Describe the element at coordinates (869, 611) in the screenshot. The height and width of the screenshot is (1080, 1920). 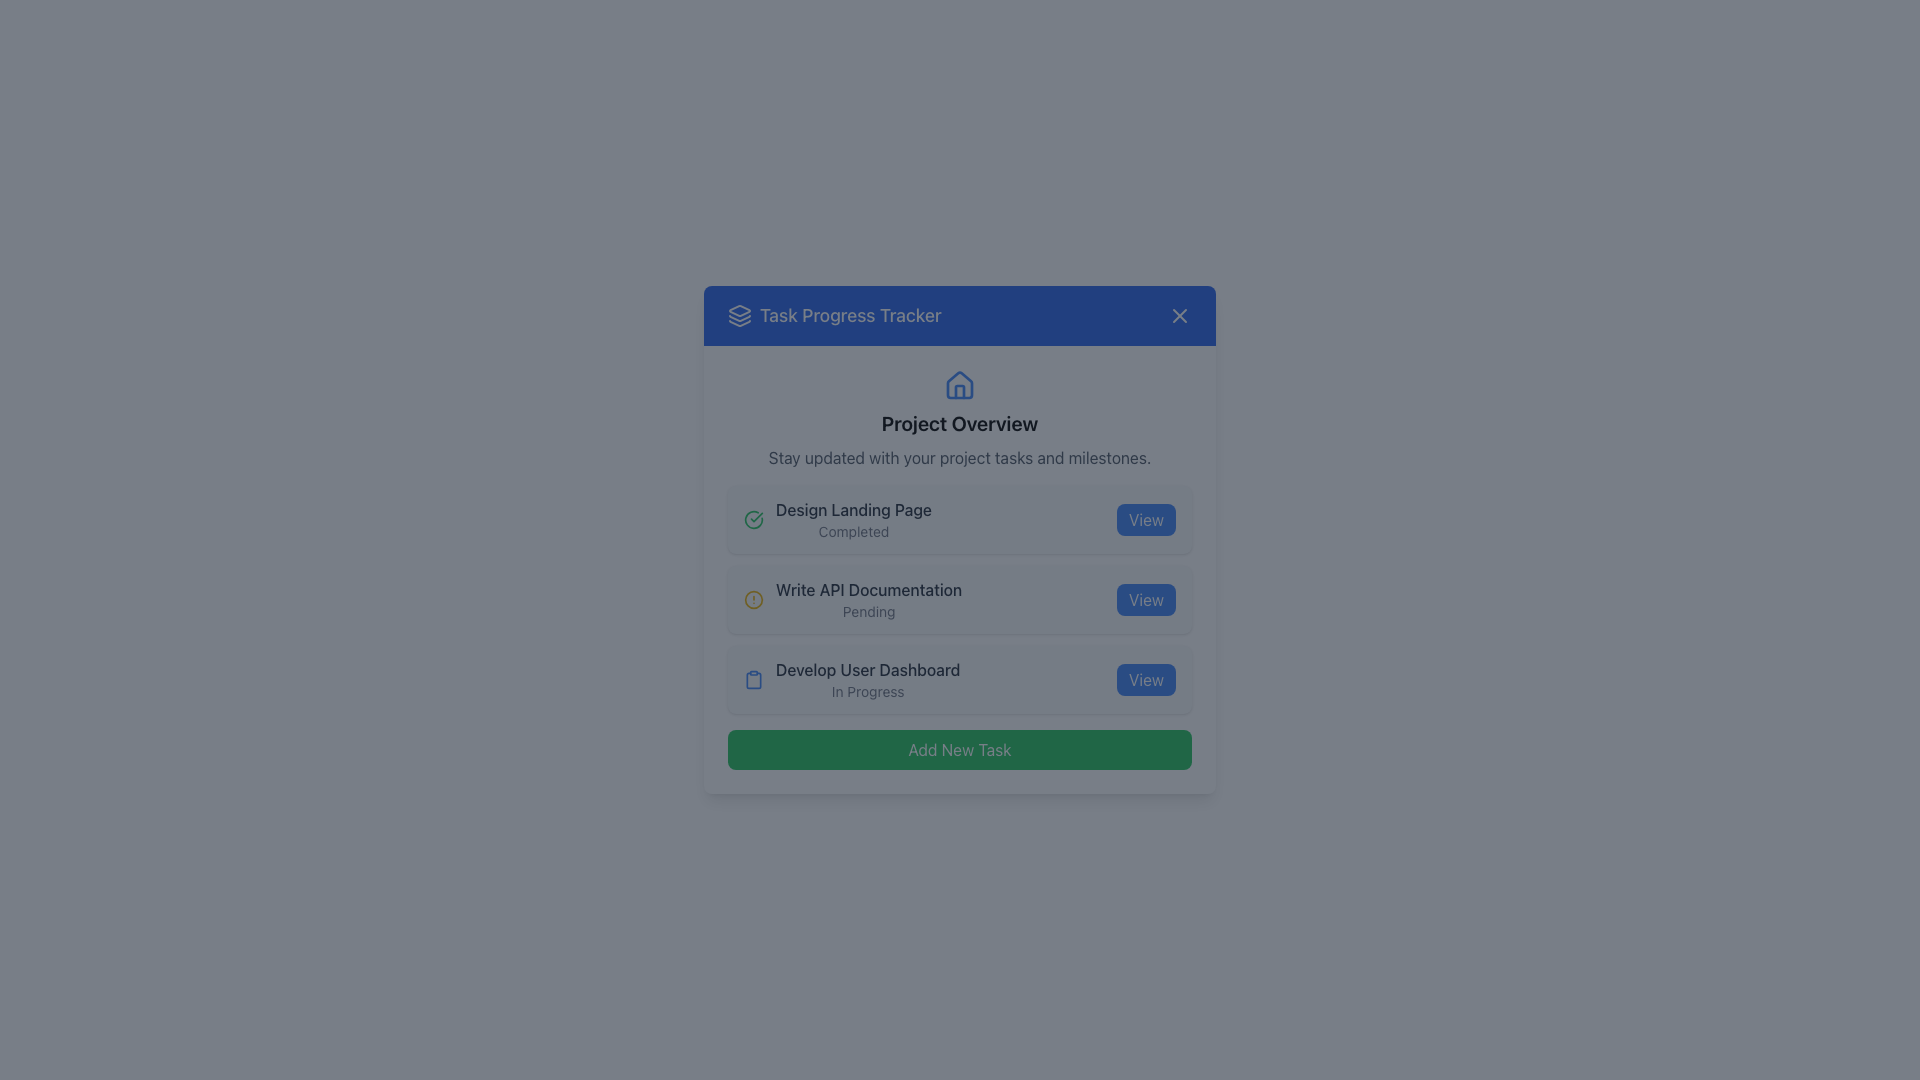
I see `the text label that displays 'Pending', which is styled in a smaller gray font and positioned centrally below the 'Write API Documentation' text` at that location.